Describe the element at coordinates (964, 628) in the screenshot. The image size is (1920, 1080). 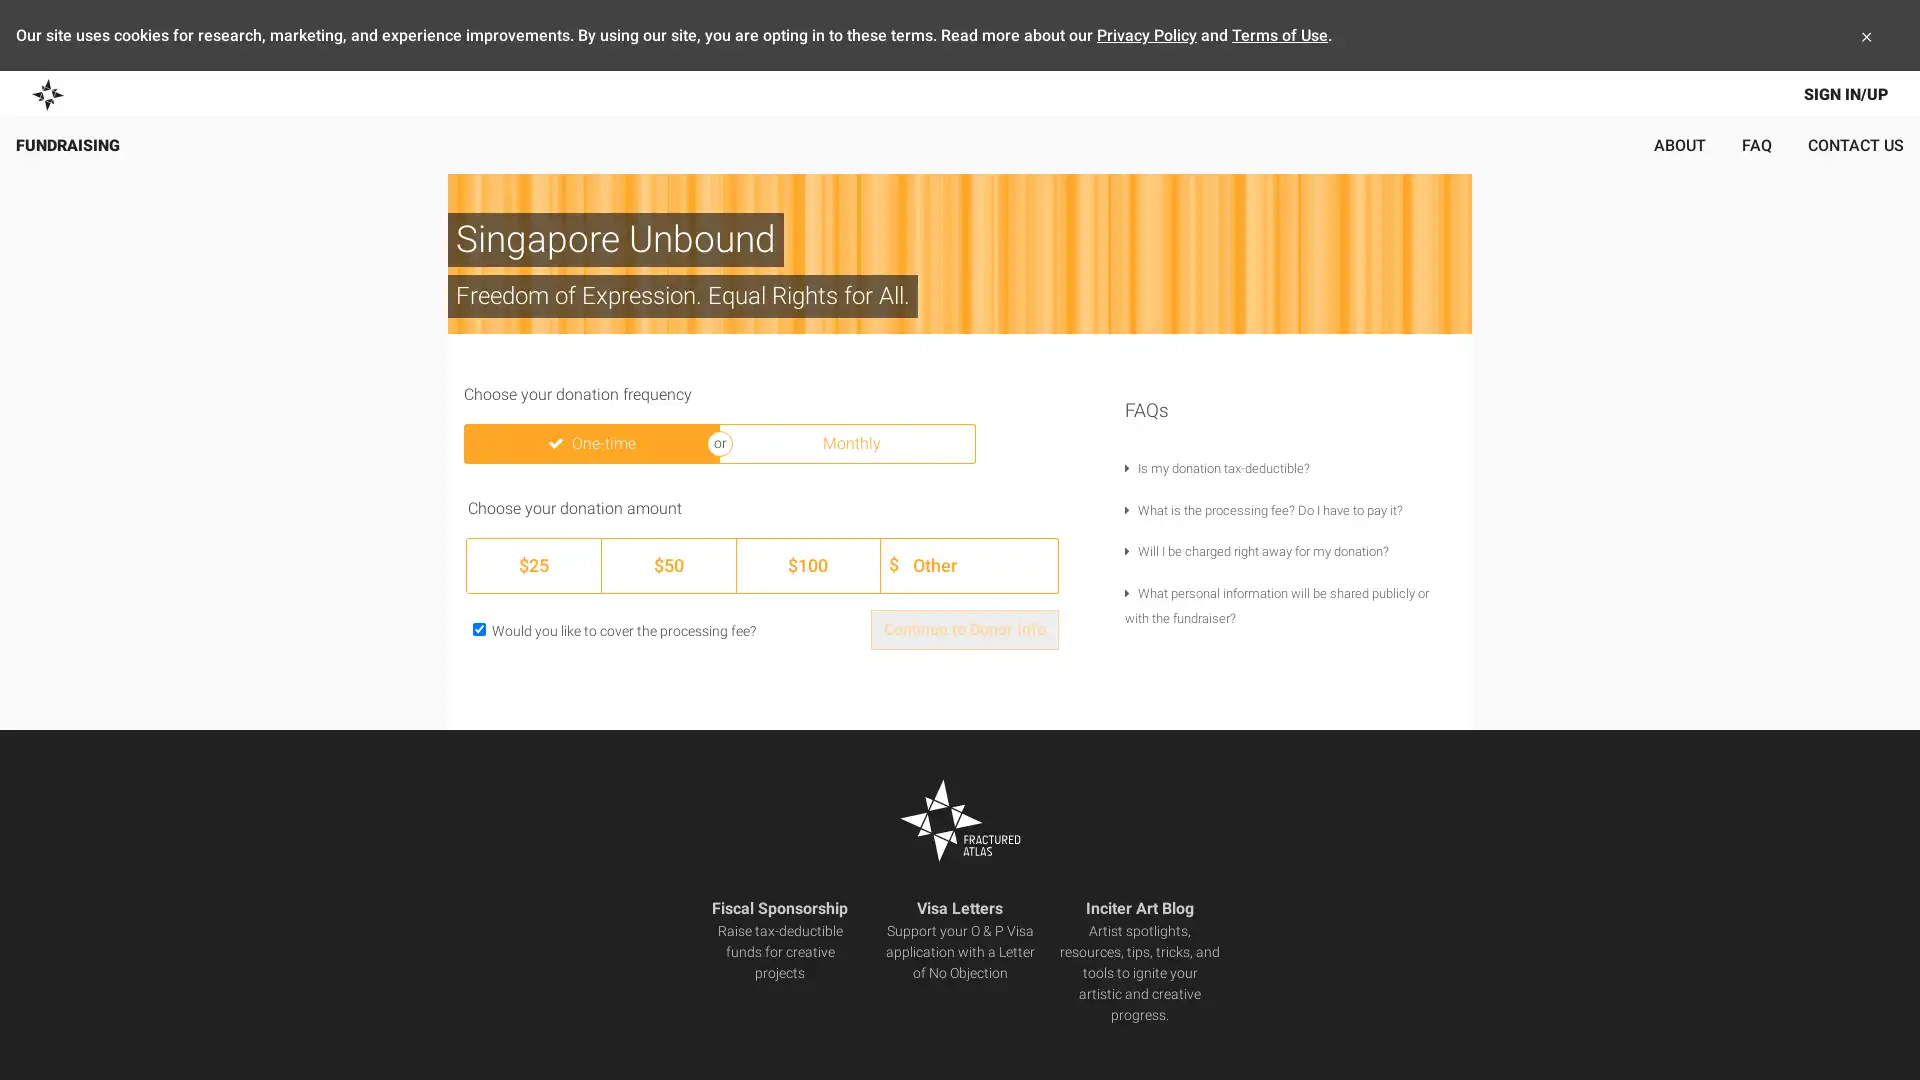
I see `Continue to Donor Info` at that location.